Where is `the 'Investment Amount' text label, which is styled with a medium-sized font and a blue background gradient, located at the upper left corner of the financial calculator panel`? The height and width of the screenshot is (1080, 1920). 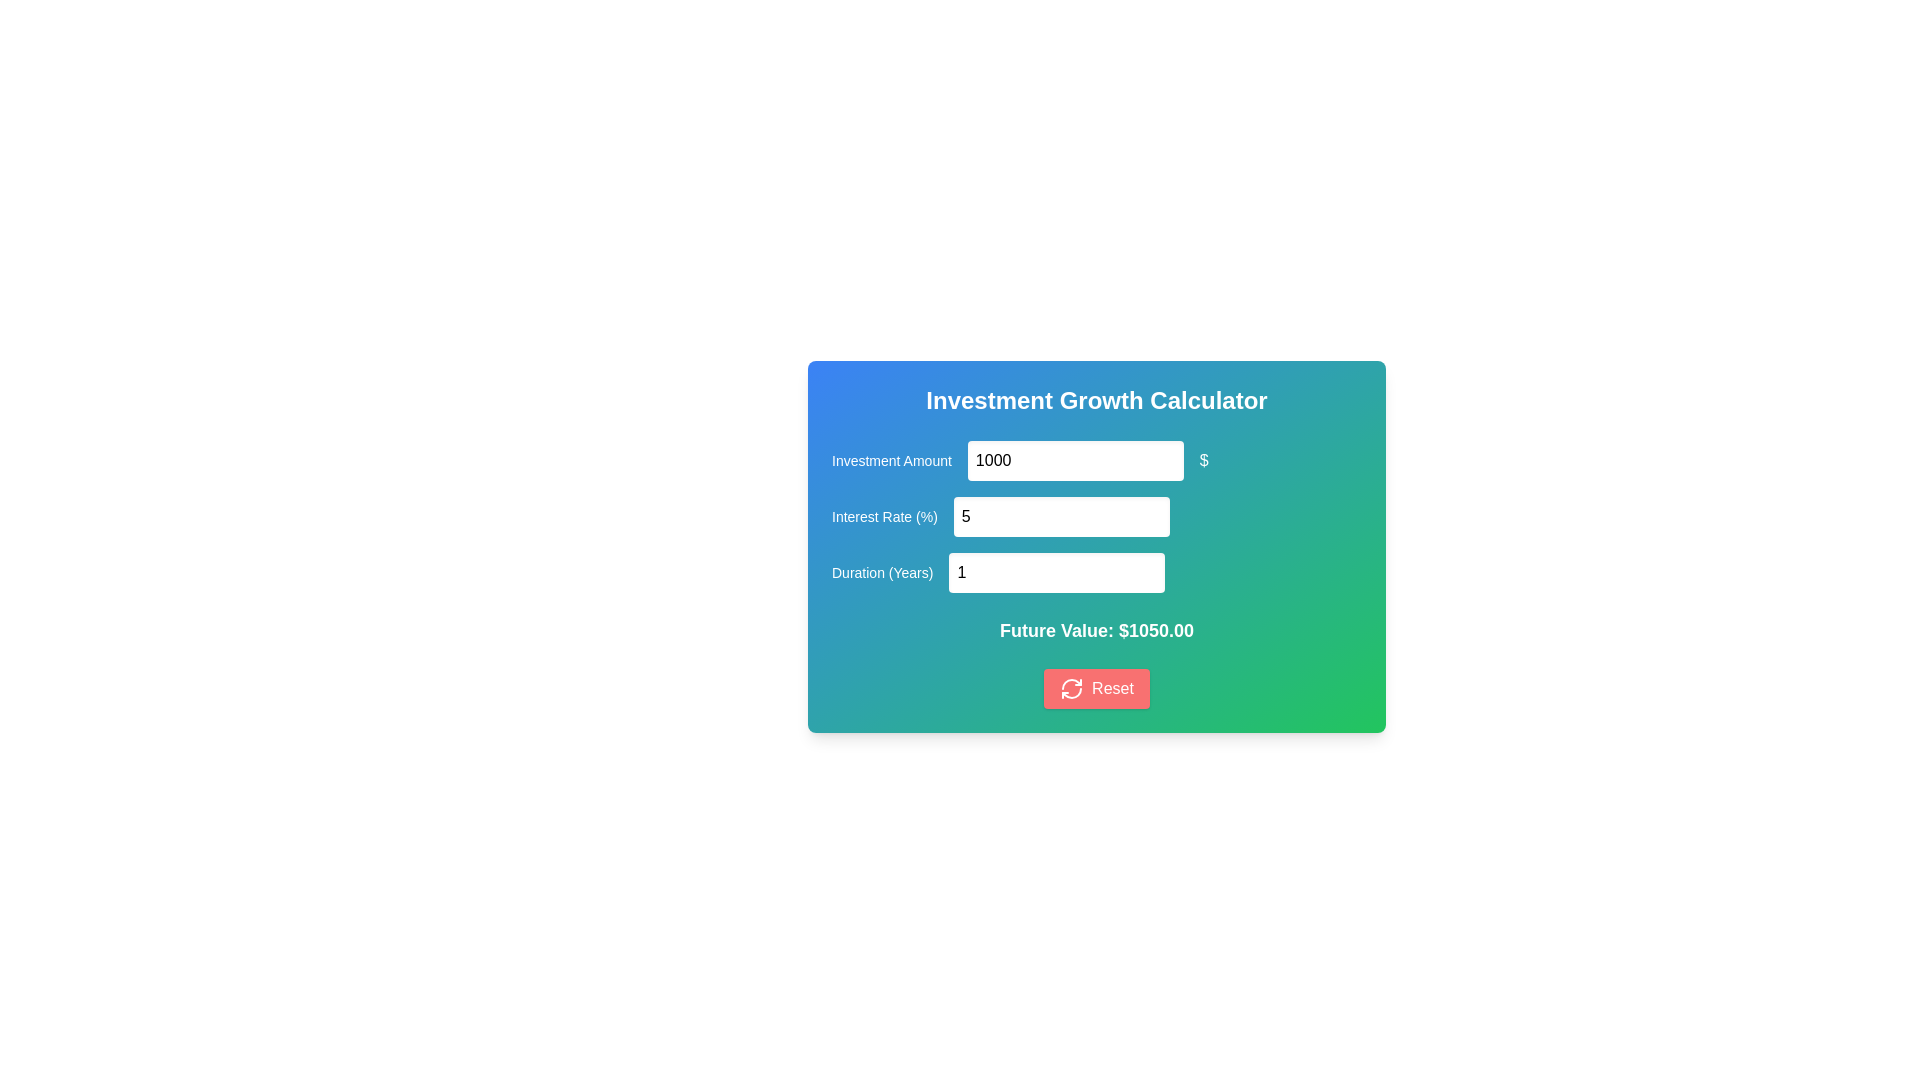
the 'Investment Amount' text label, which is styled with a medium-sized font and a blue background gradient, located at the upper left corner of the financial calculator panel is located at coordinates (890, 461).